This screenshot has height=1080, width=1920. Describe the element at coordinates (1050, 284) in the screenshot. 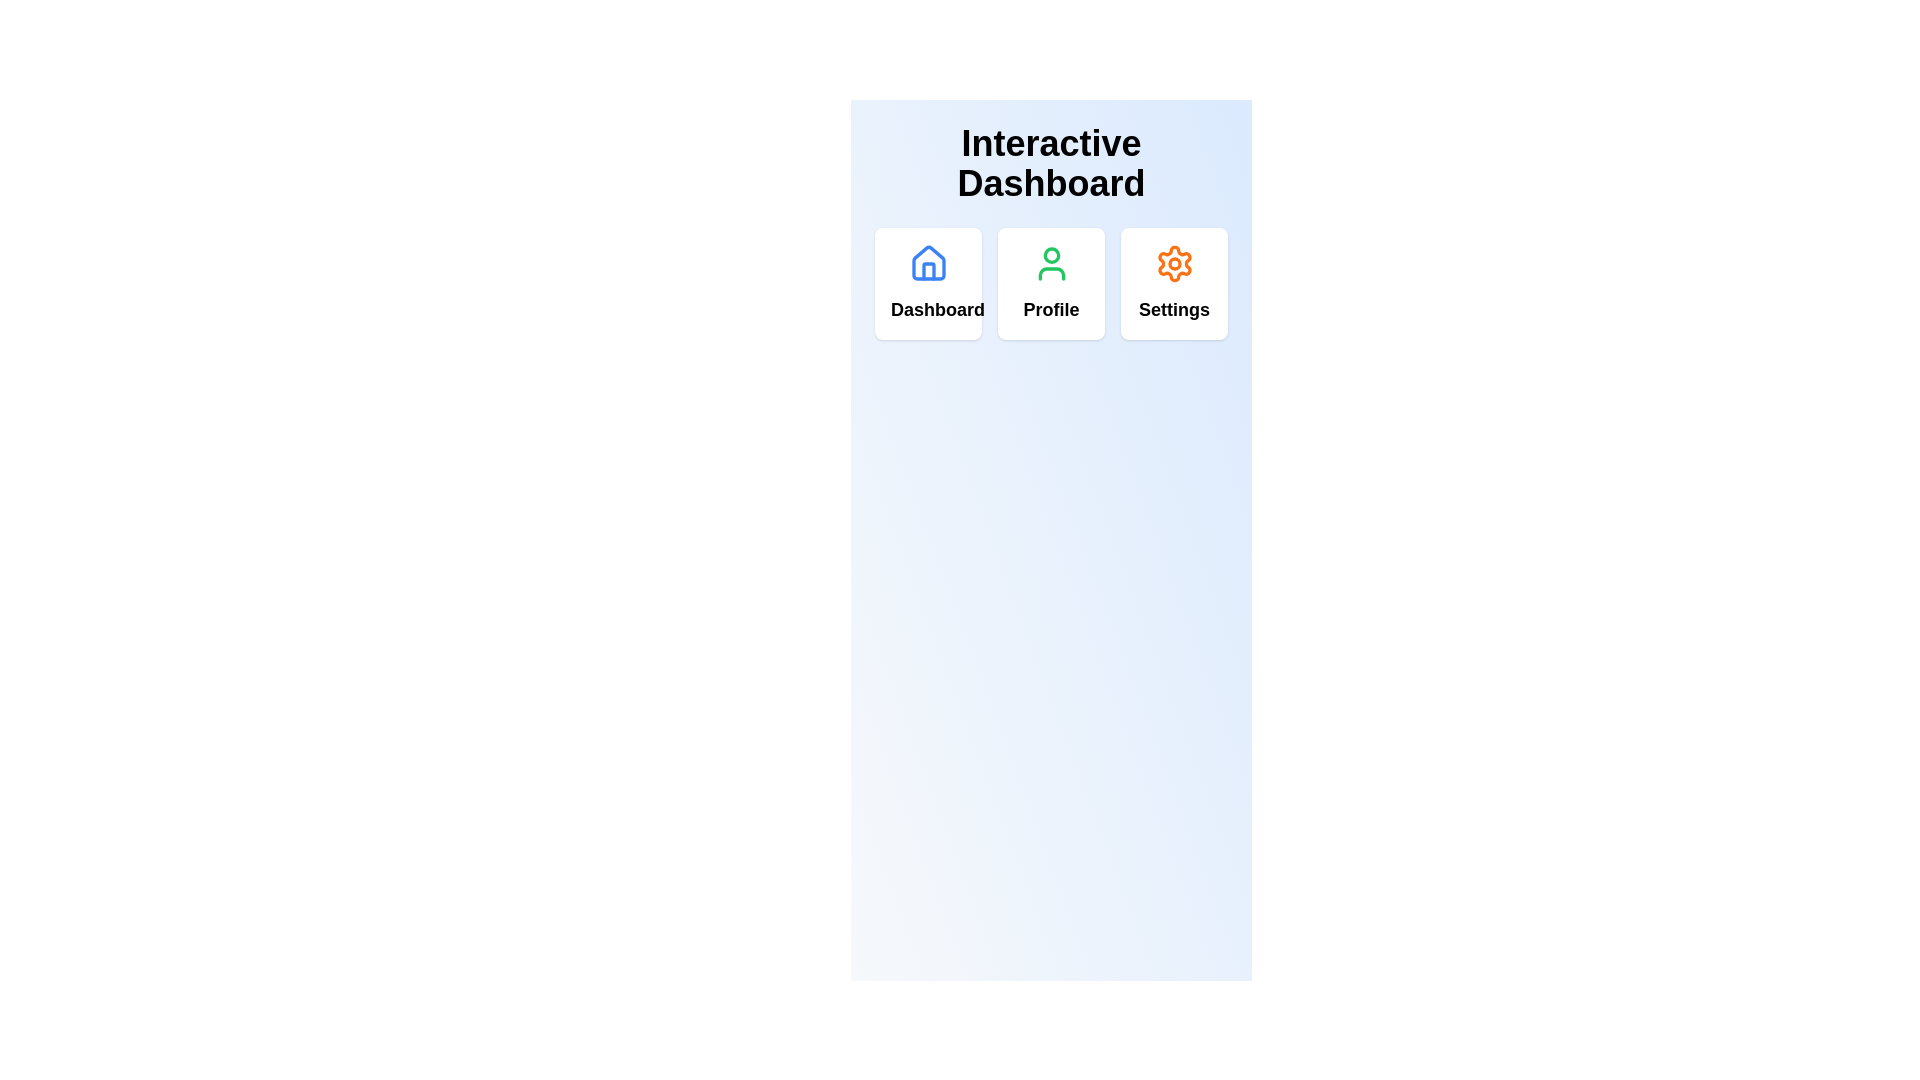

I see `the middle panel button for accessing the user's profile or account settings located under 'Interactive Dashboard'` at that location.